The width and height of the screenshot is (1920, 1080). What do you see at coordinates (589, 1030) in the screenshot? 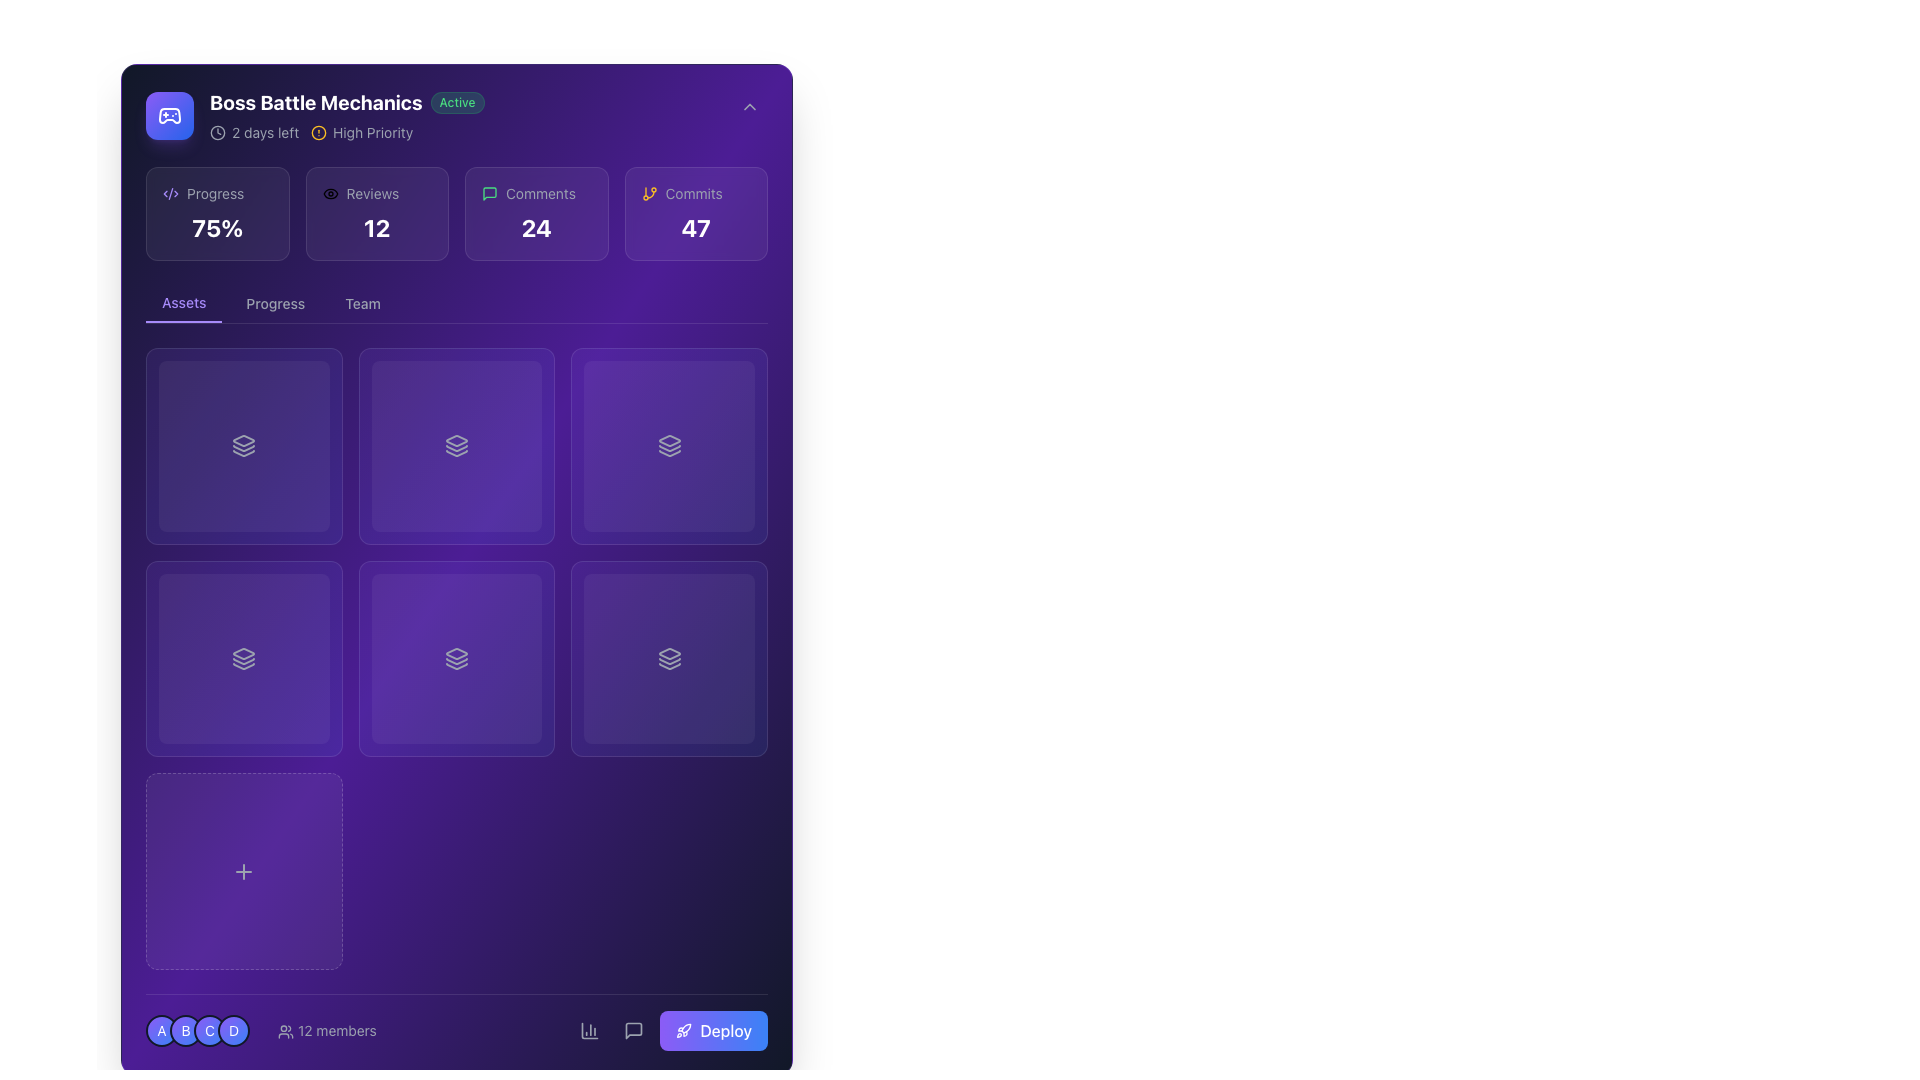
I see `the small square-shaped button with a graph-like icon featuring vertical bars and a curved line, located to the left of the 'Deploy' button in the bottom section of the interface` at bounding box center [589, 1030].